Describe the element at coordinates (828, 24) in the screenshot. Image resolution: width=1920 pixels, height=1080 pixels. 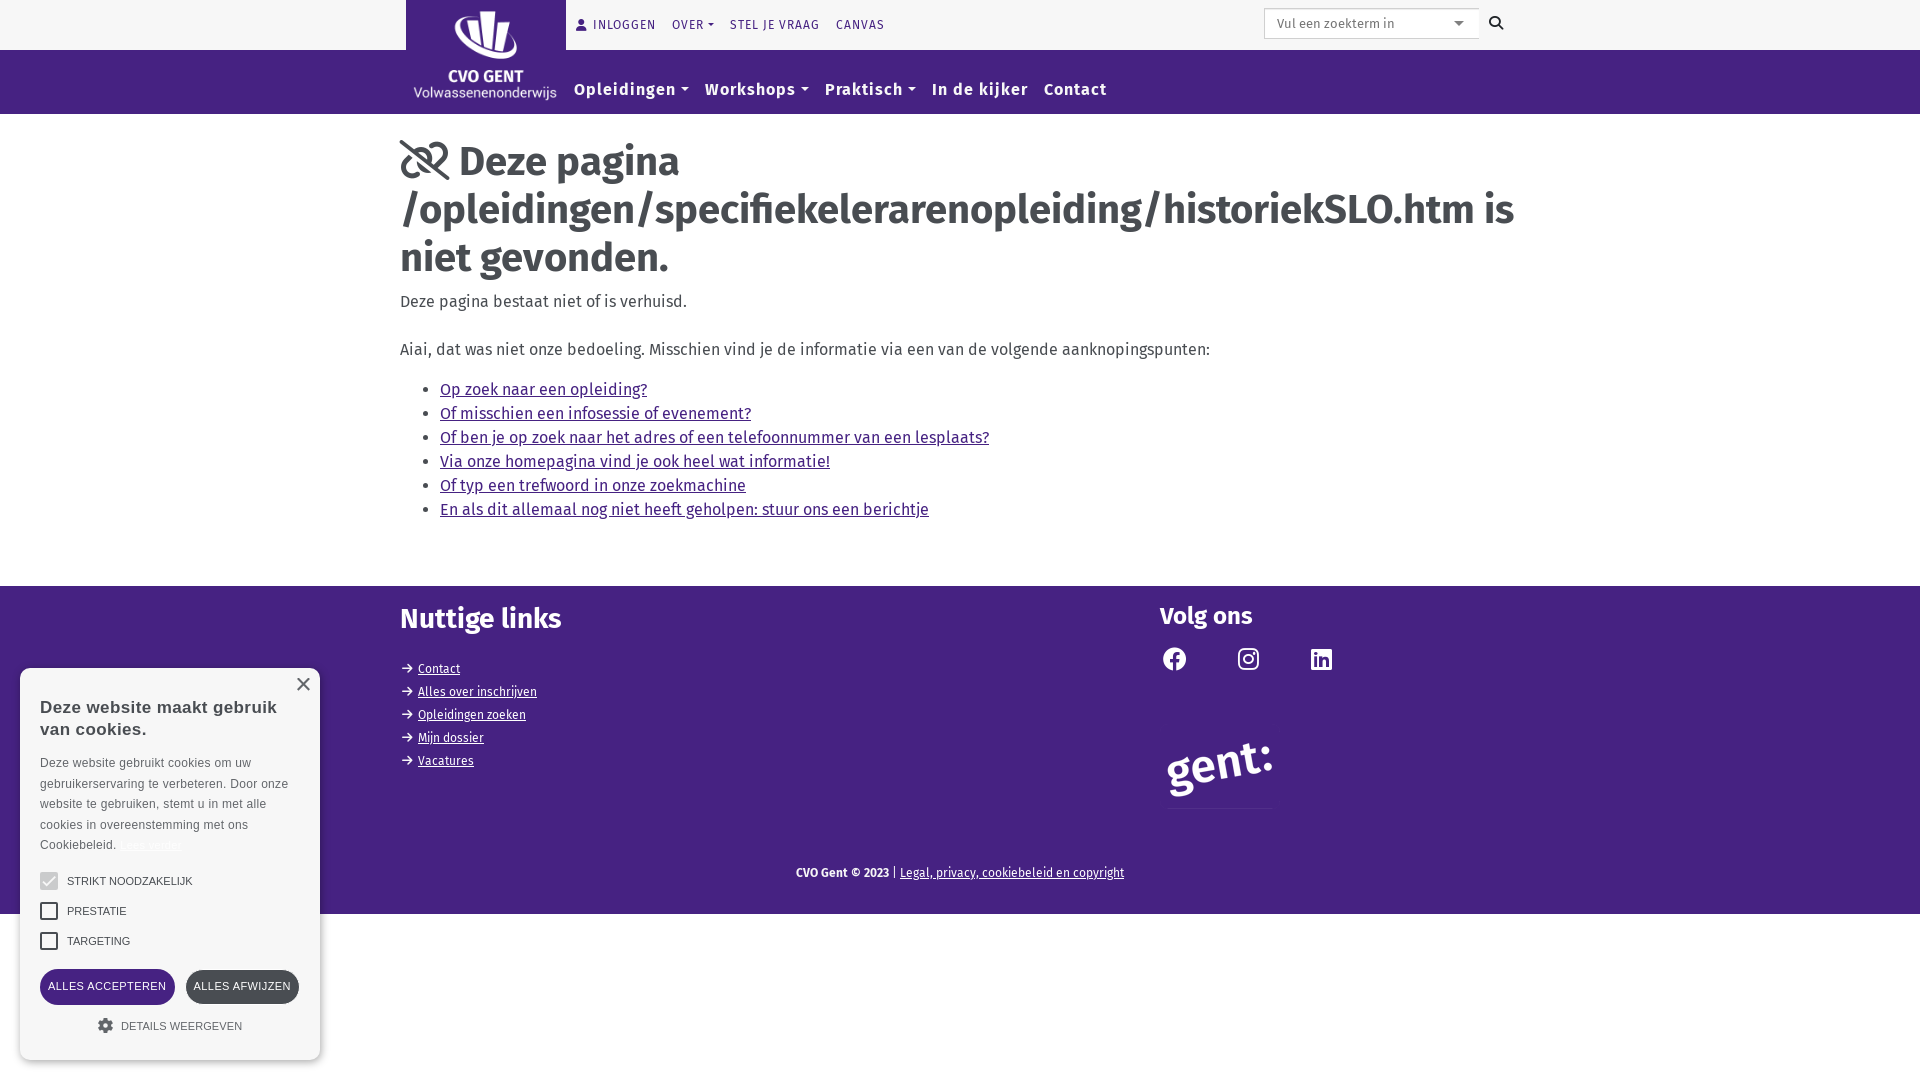
I see `'CANVAS'` at that location.